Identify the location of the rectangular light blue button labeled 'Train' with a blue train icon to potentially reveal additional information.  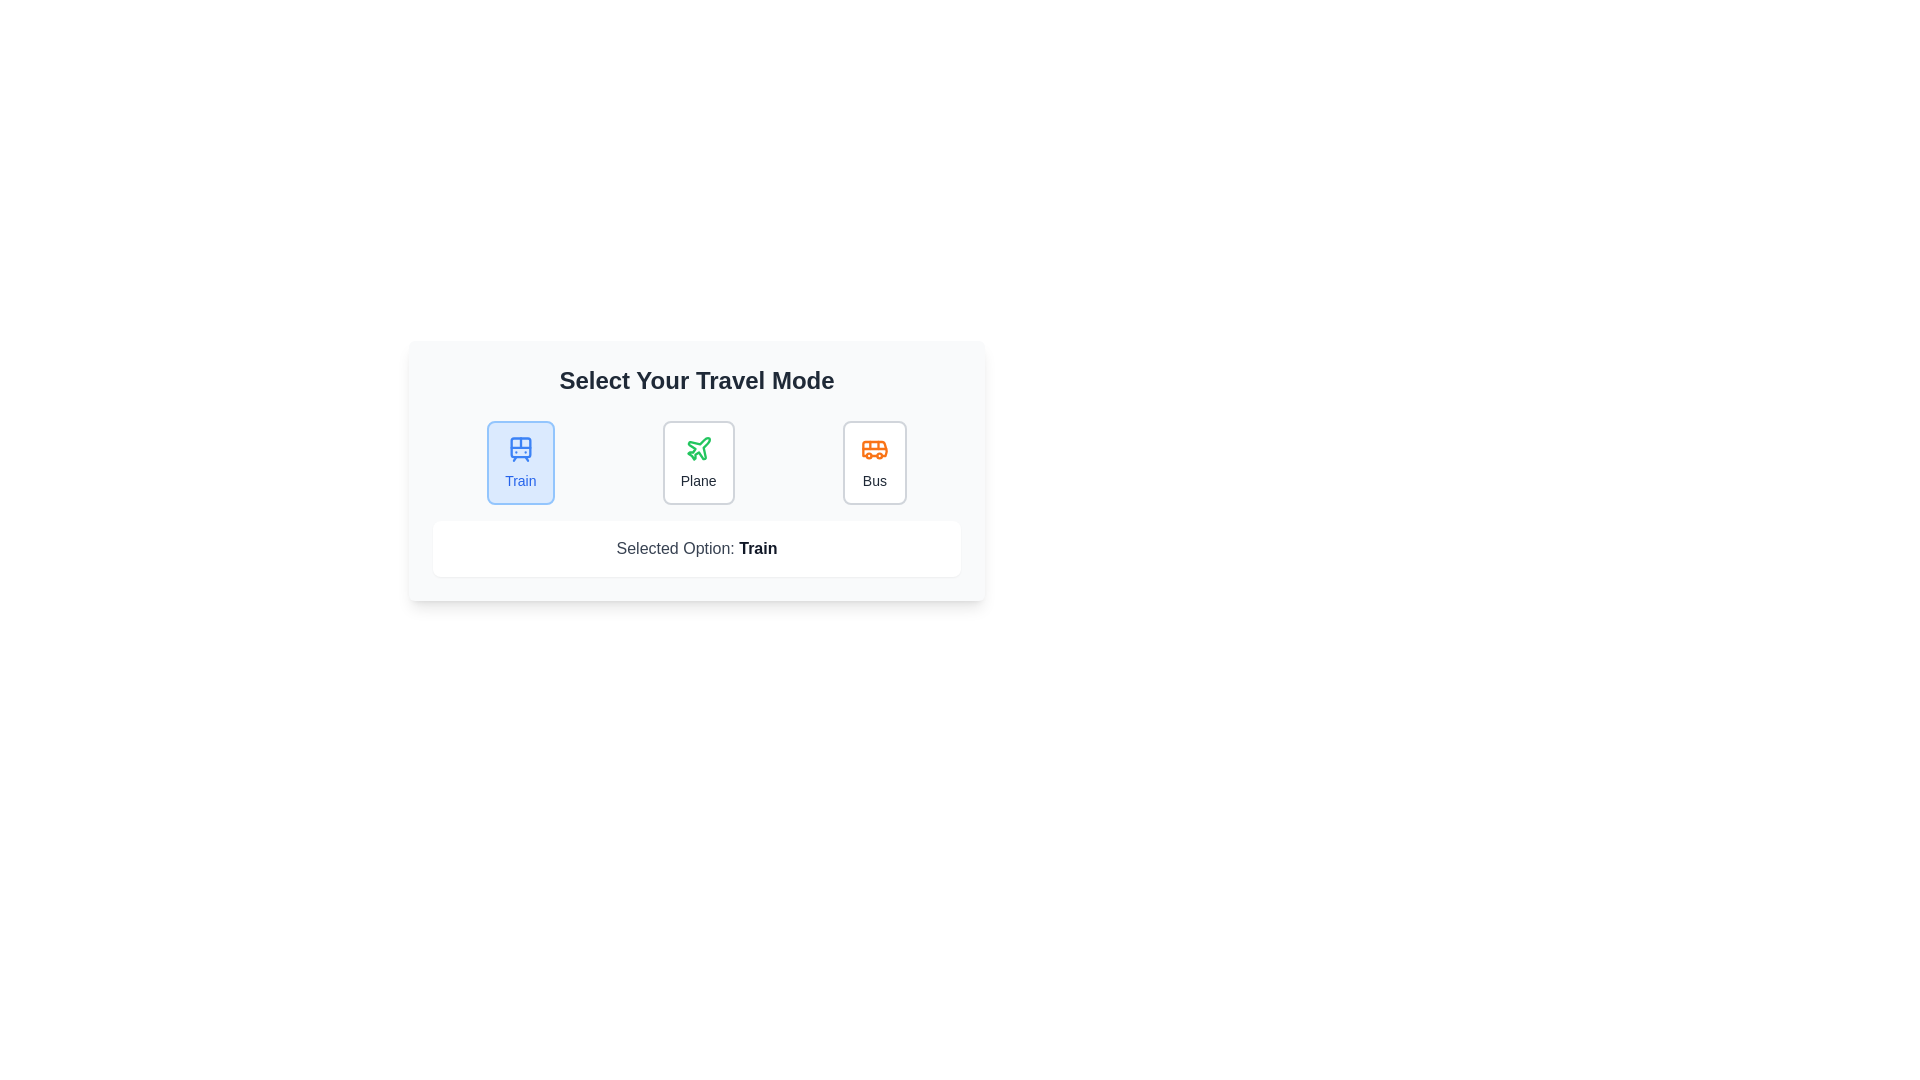
(520, 462).